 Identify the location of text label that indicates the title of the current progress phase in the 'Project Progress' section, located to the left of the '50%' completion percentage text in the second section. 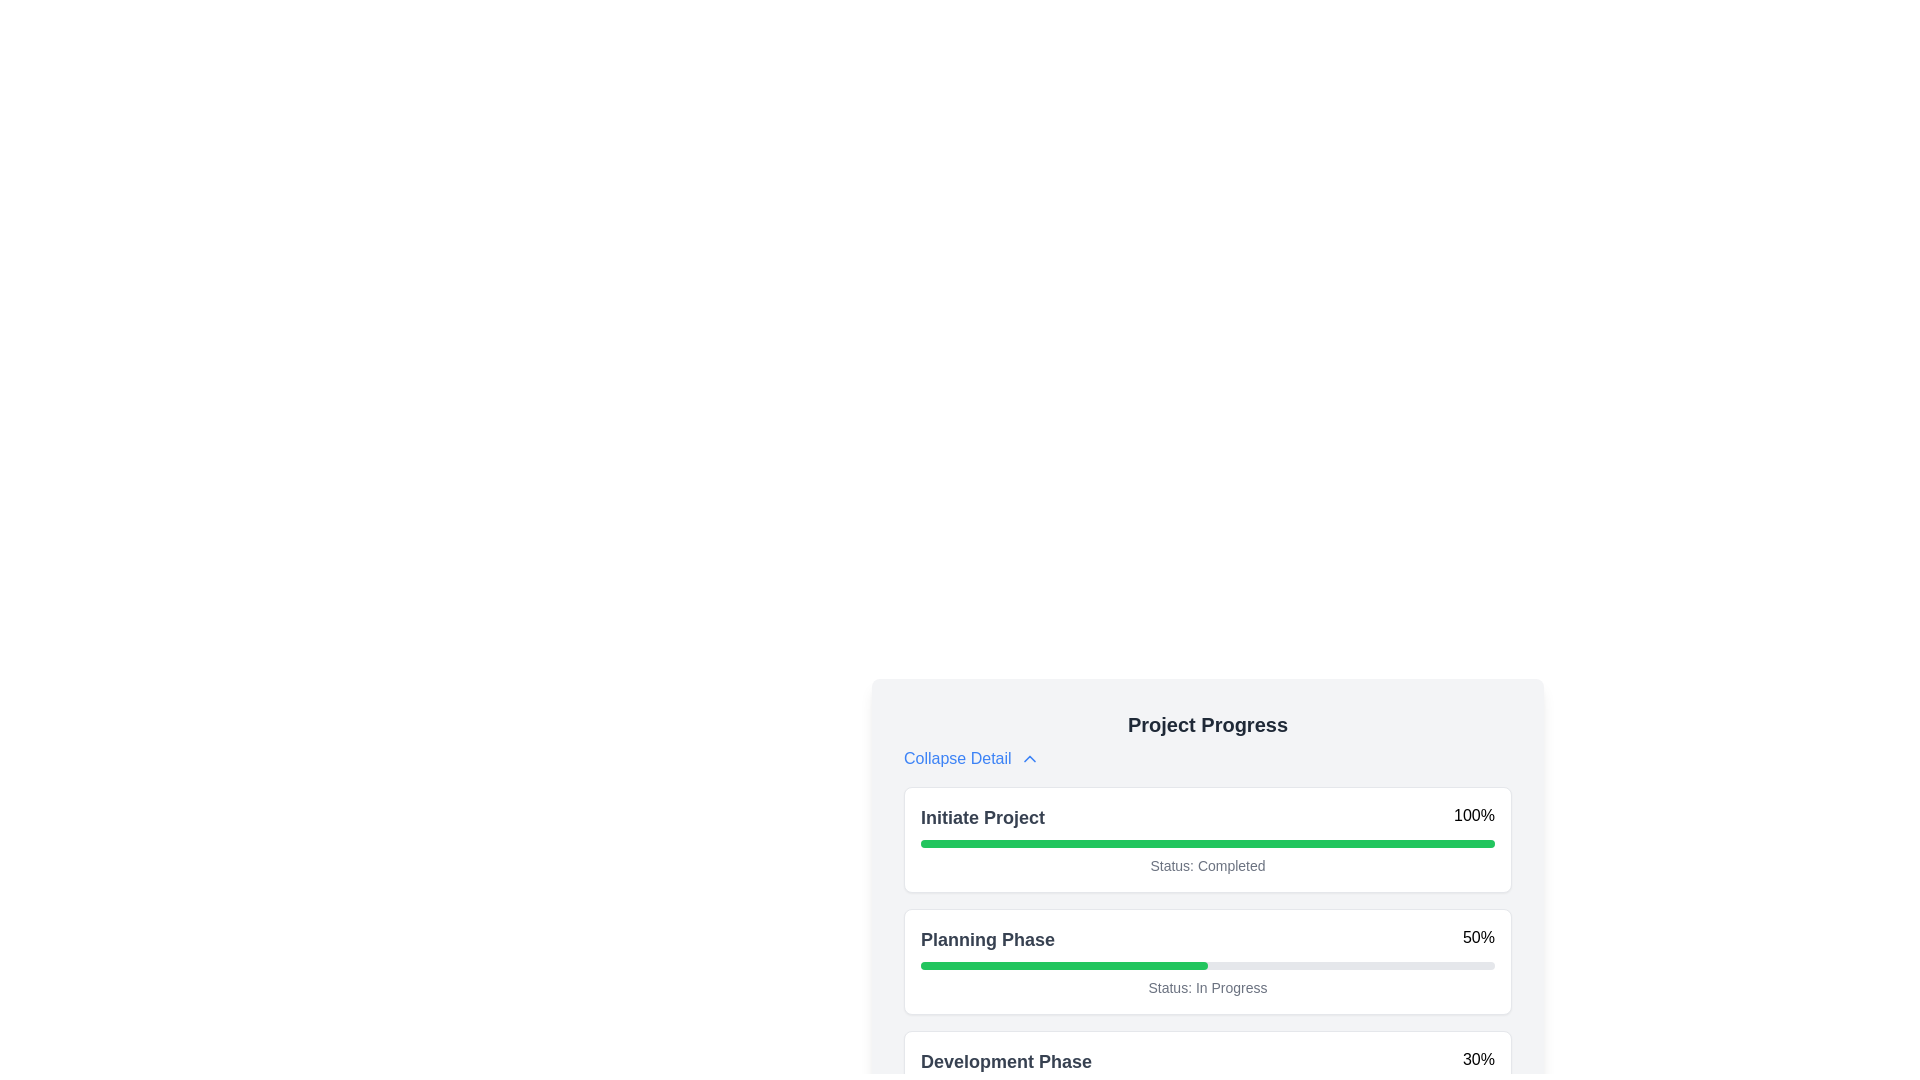
(988, 940).